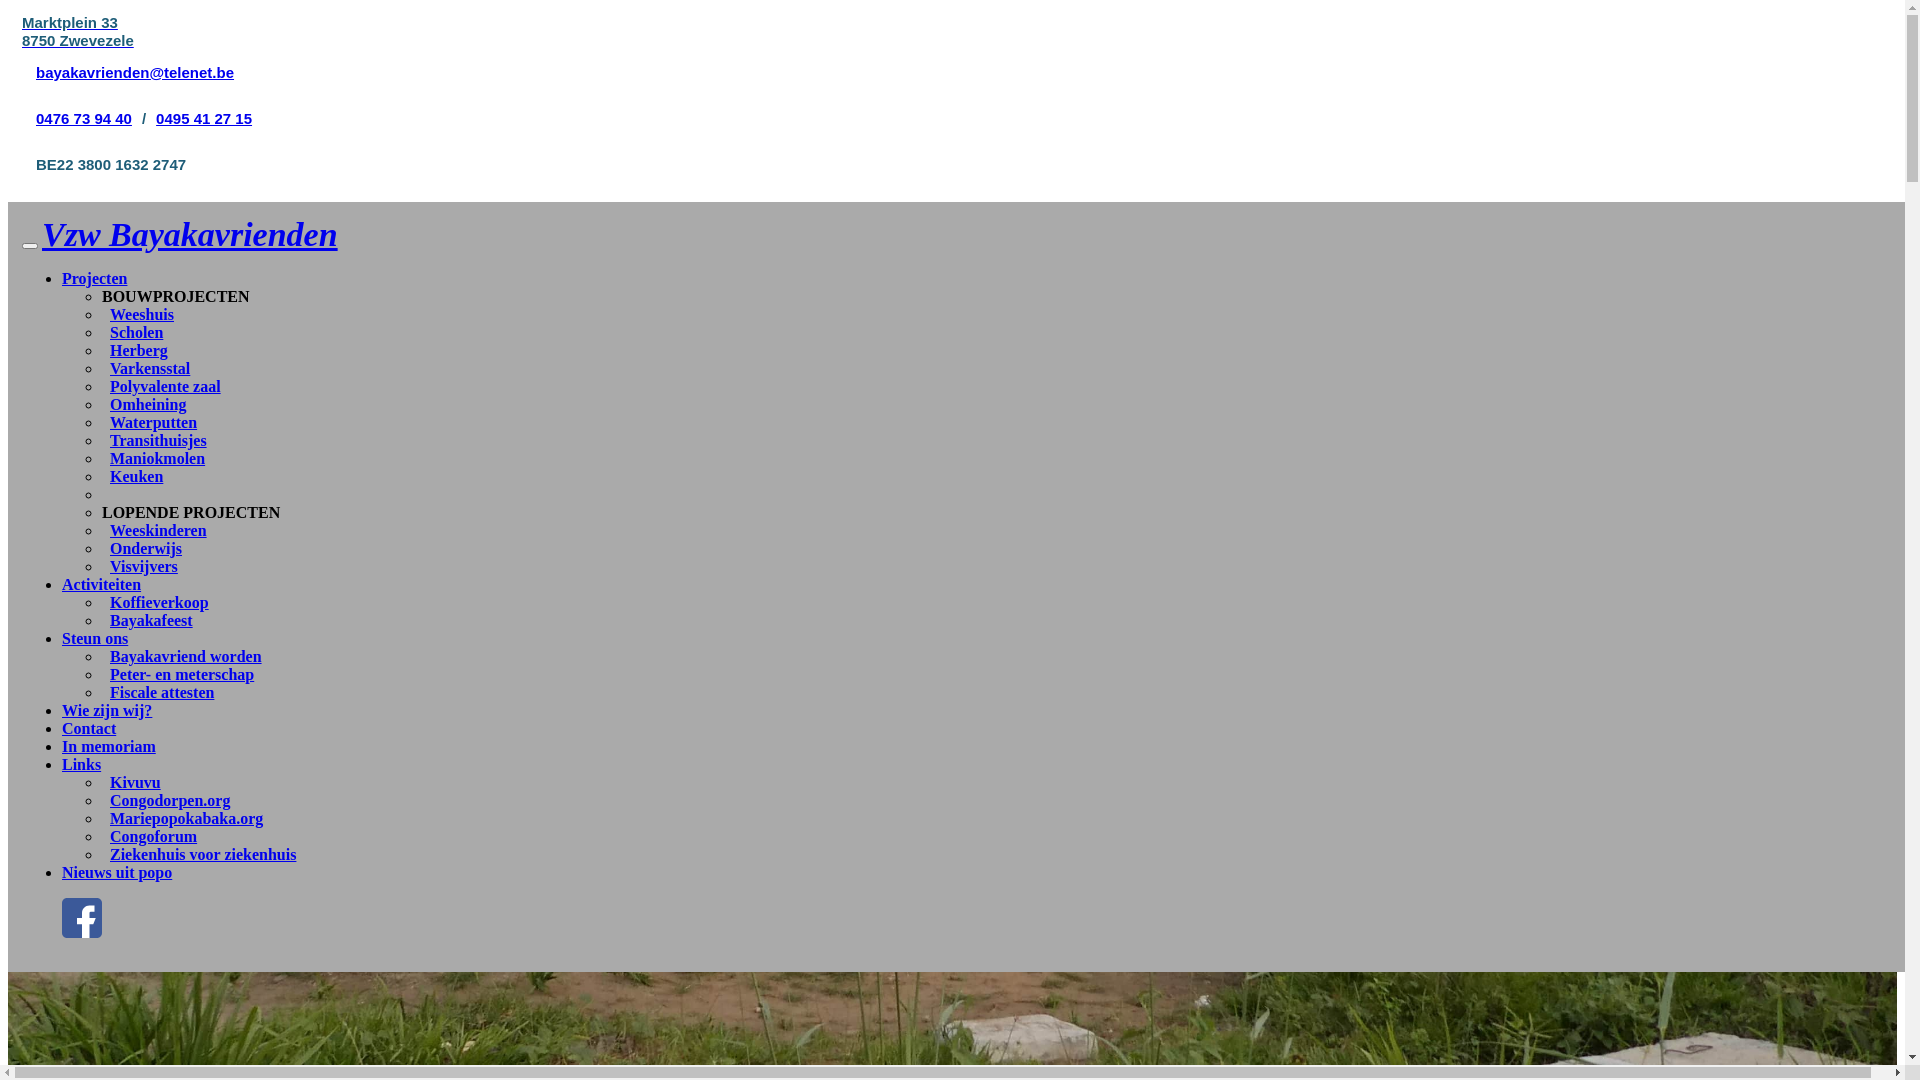 Image resolution: width=1920 pixels, height=1080 pixels. Describe the element at coordinates (177, 674) in the screenshot. I see `'Peter- en meterschap'` at that location.